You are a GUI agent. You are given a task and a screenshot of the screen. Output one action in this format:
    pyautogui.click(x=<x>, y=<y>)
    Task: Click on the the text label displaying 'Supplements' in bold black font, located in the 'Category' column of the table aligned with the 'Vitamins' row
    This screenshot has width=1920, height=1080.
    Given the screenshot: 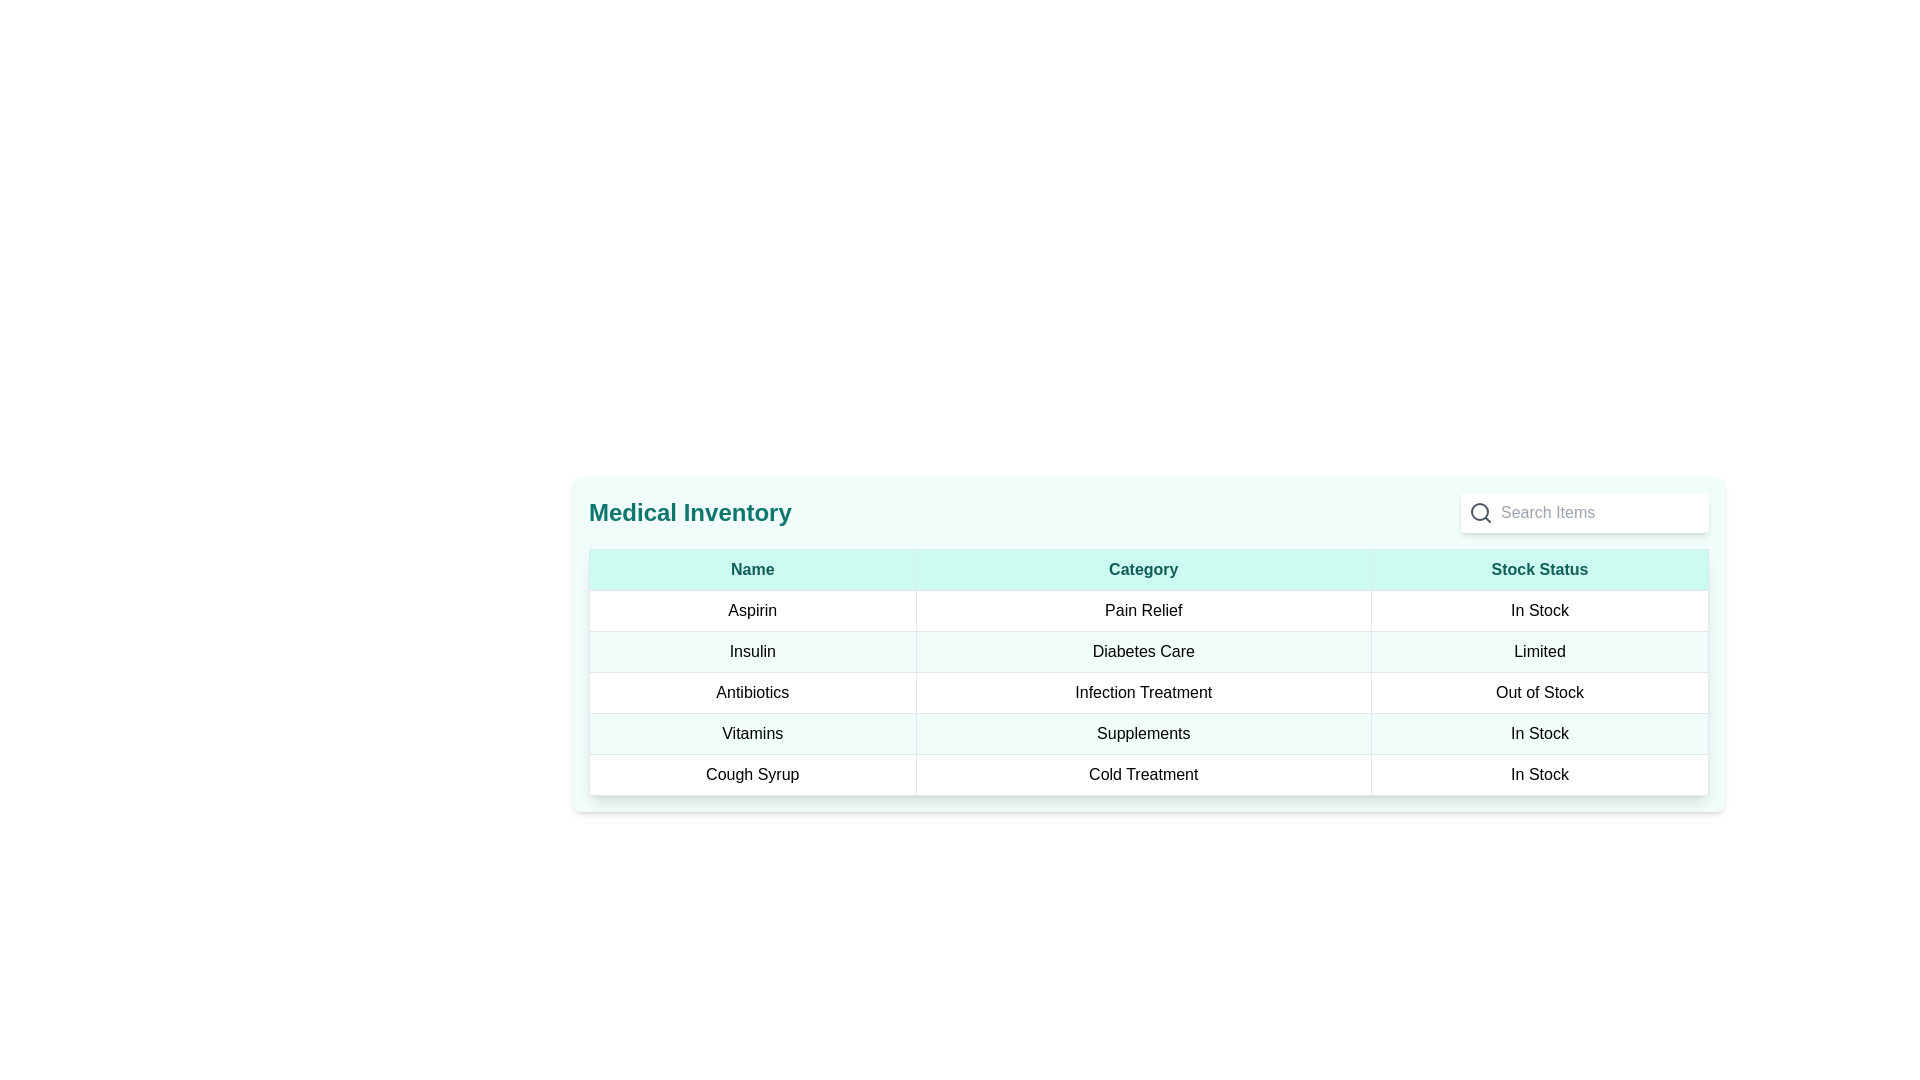 What is the action you would take?
    pyautogui.click(x=1143, y=733)
    